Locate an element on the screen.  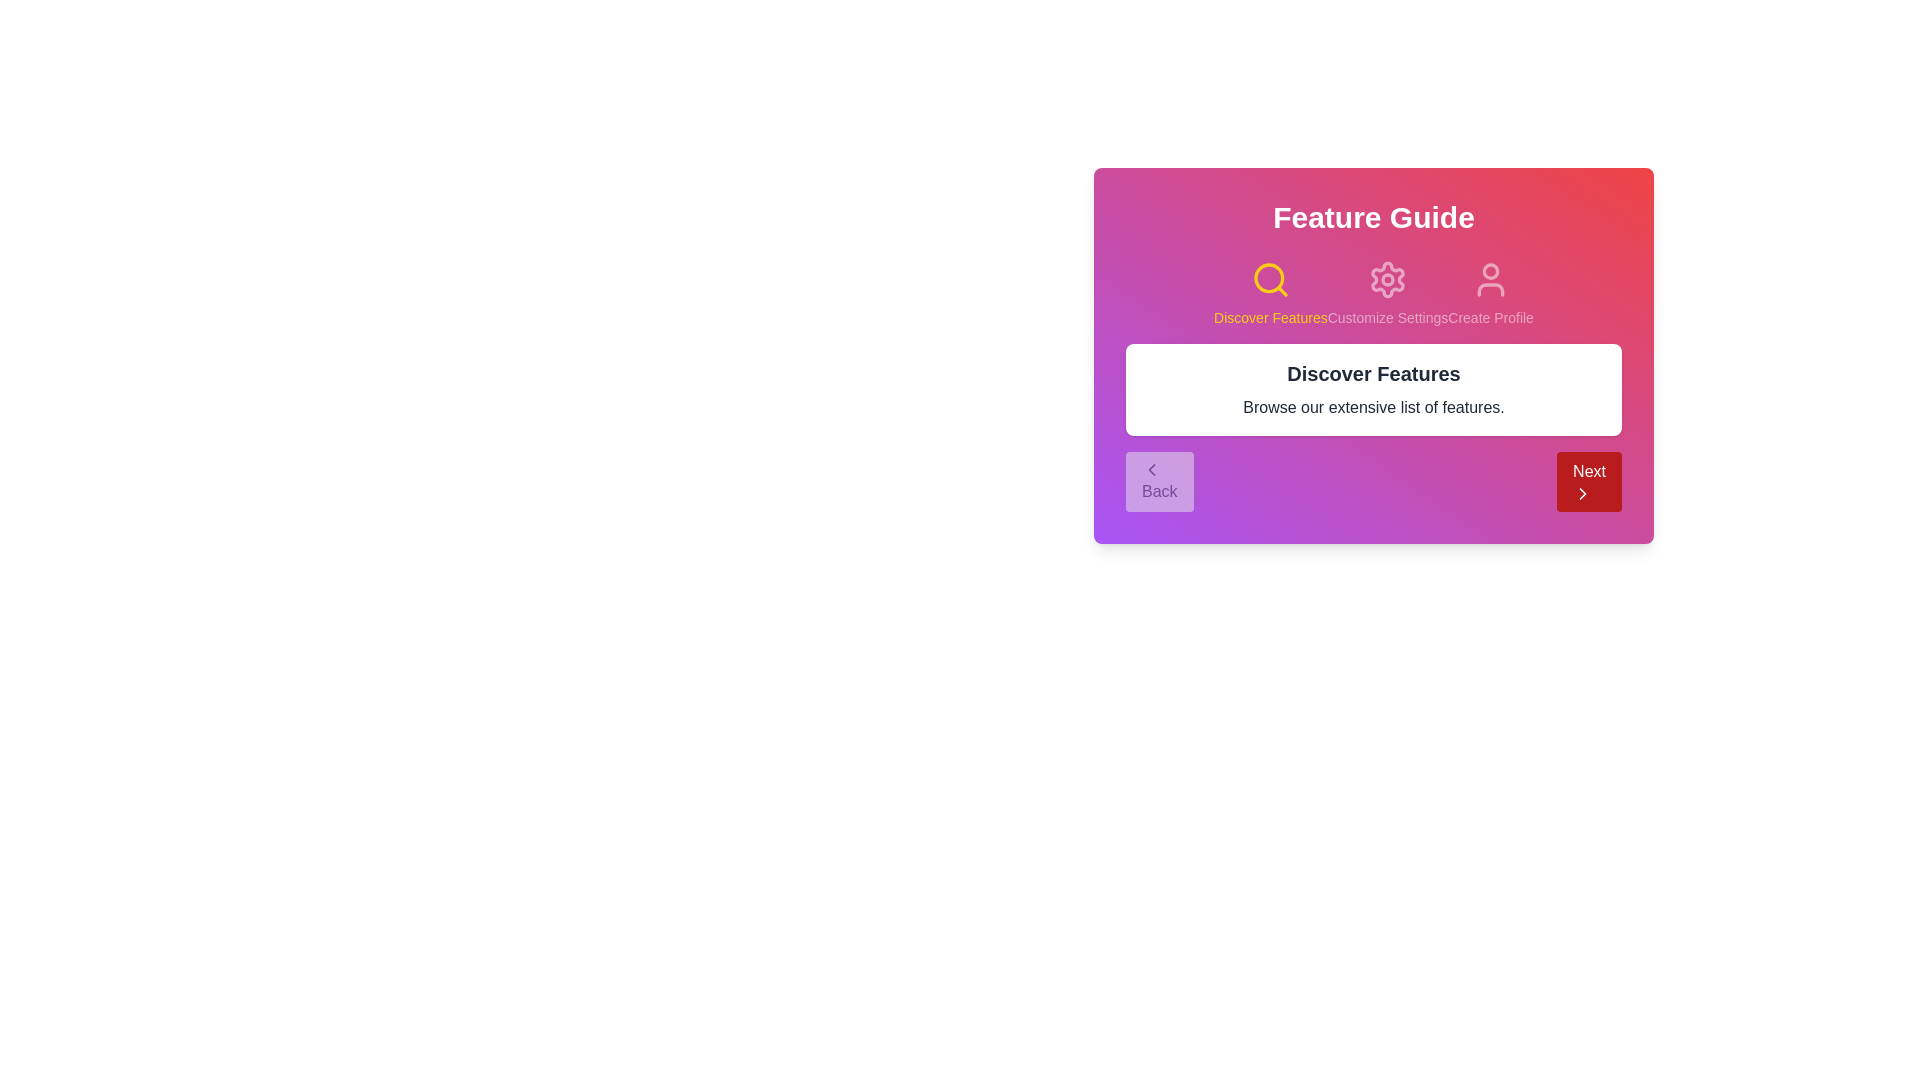
the step associated with Discover Features by clicking its icon is located at coordinates (1269, 280).